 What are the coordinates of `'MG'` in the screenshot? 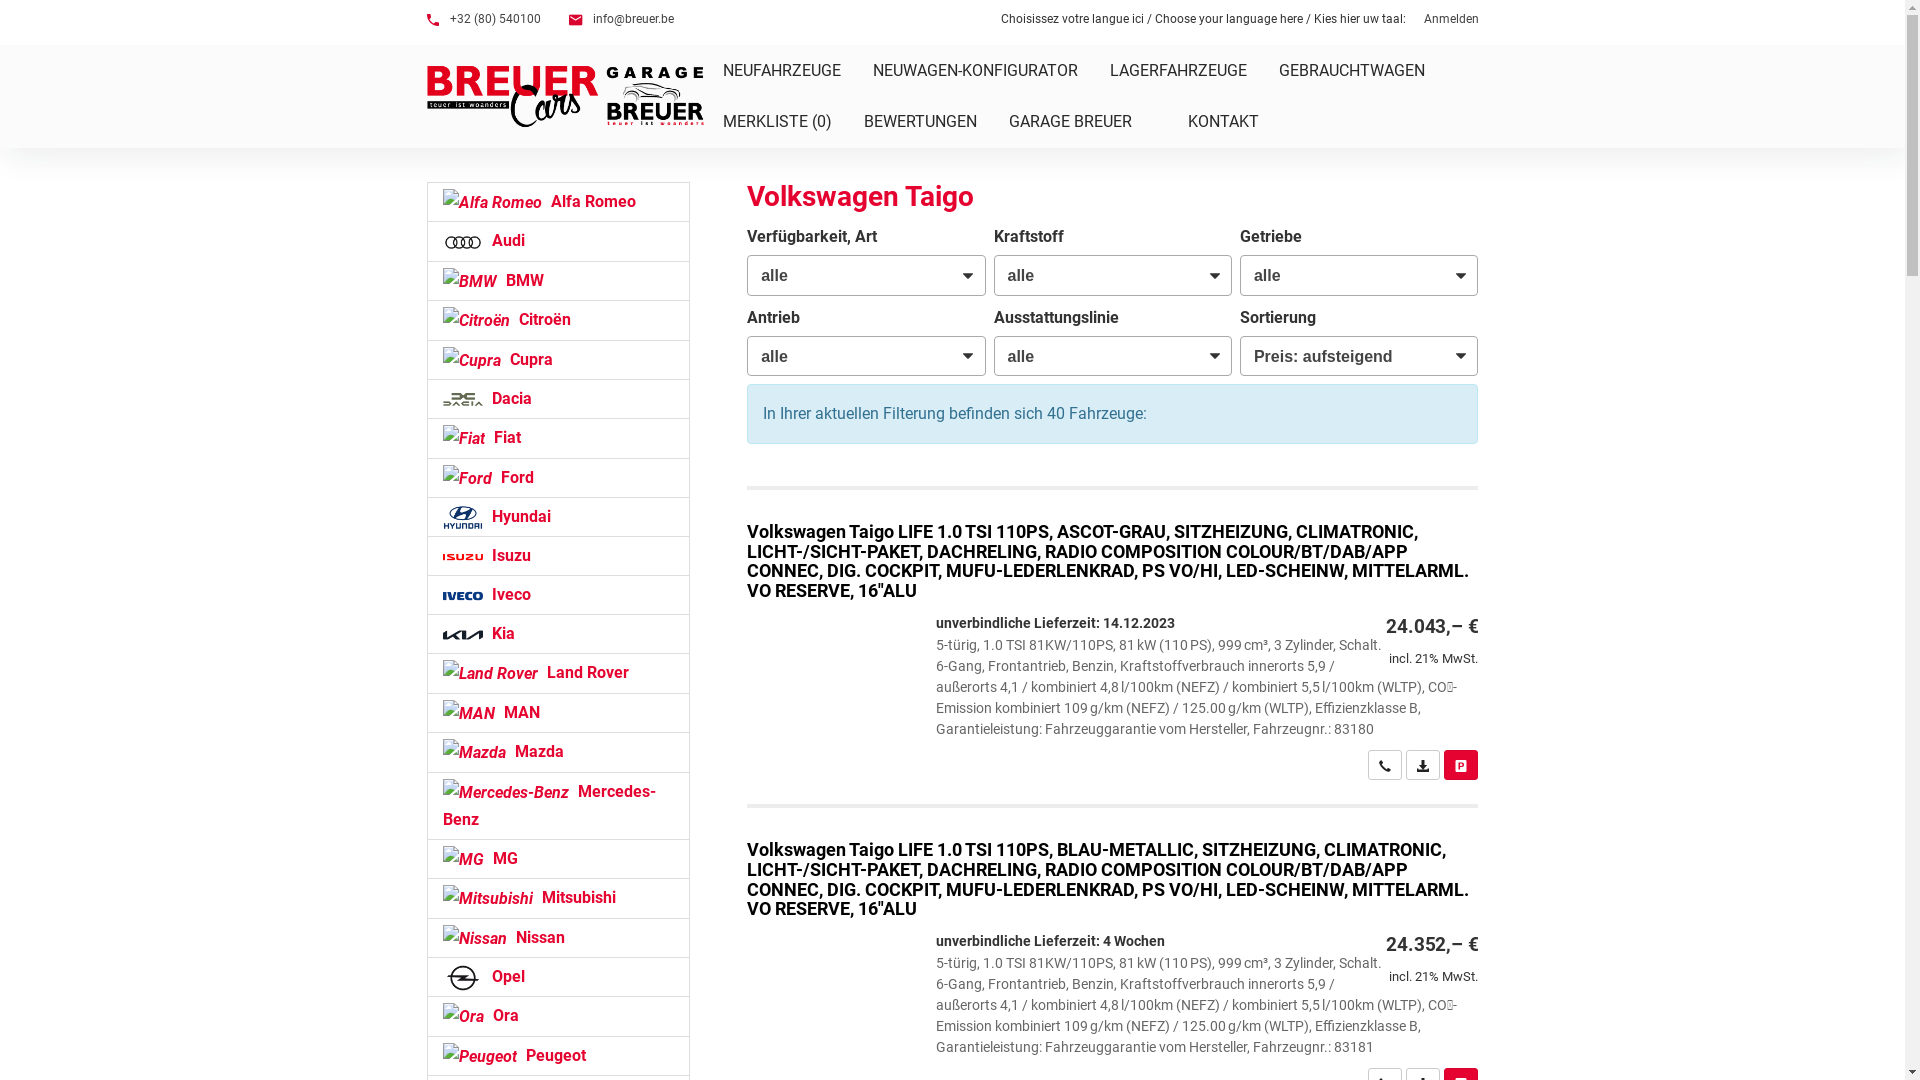 It's located at (557, 858).